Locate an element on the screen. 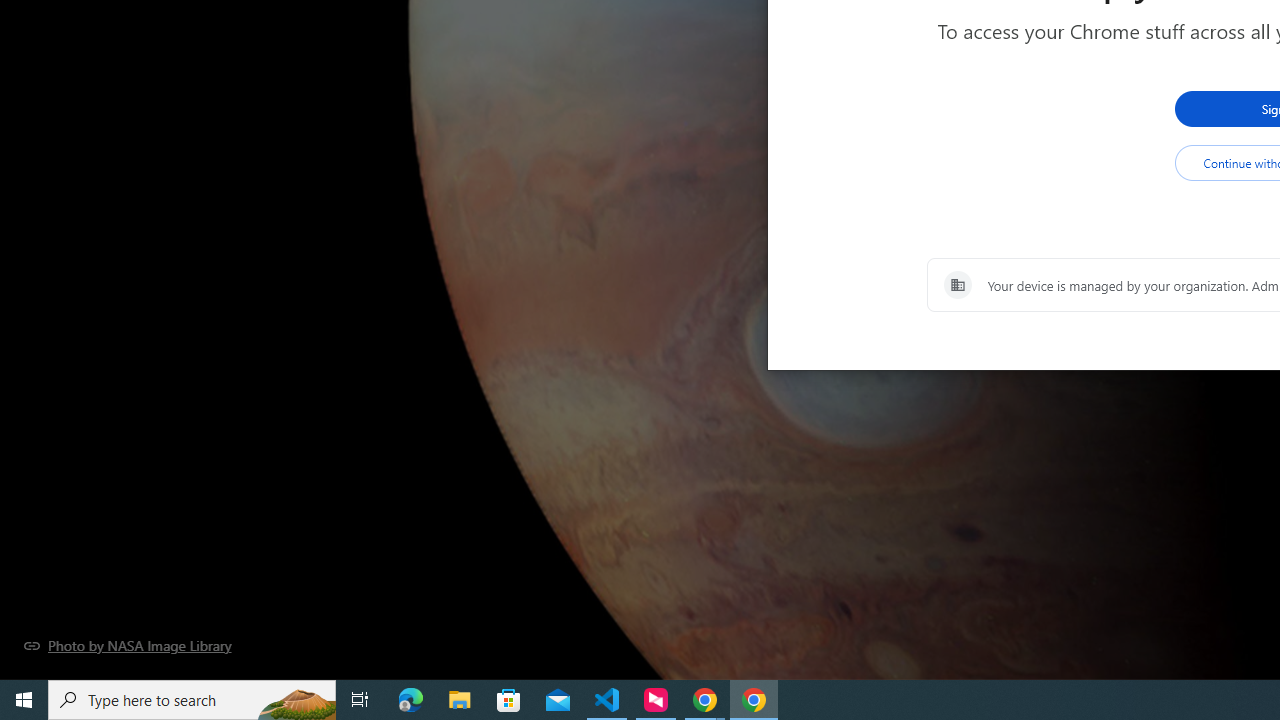  'Search highlights icon opens search home window' is located at coordinates (294, 698).